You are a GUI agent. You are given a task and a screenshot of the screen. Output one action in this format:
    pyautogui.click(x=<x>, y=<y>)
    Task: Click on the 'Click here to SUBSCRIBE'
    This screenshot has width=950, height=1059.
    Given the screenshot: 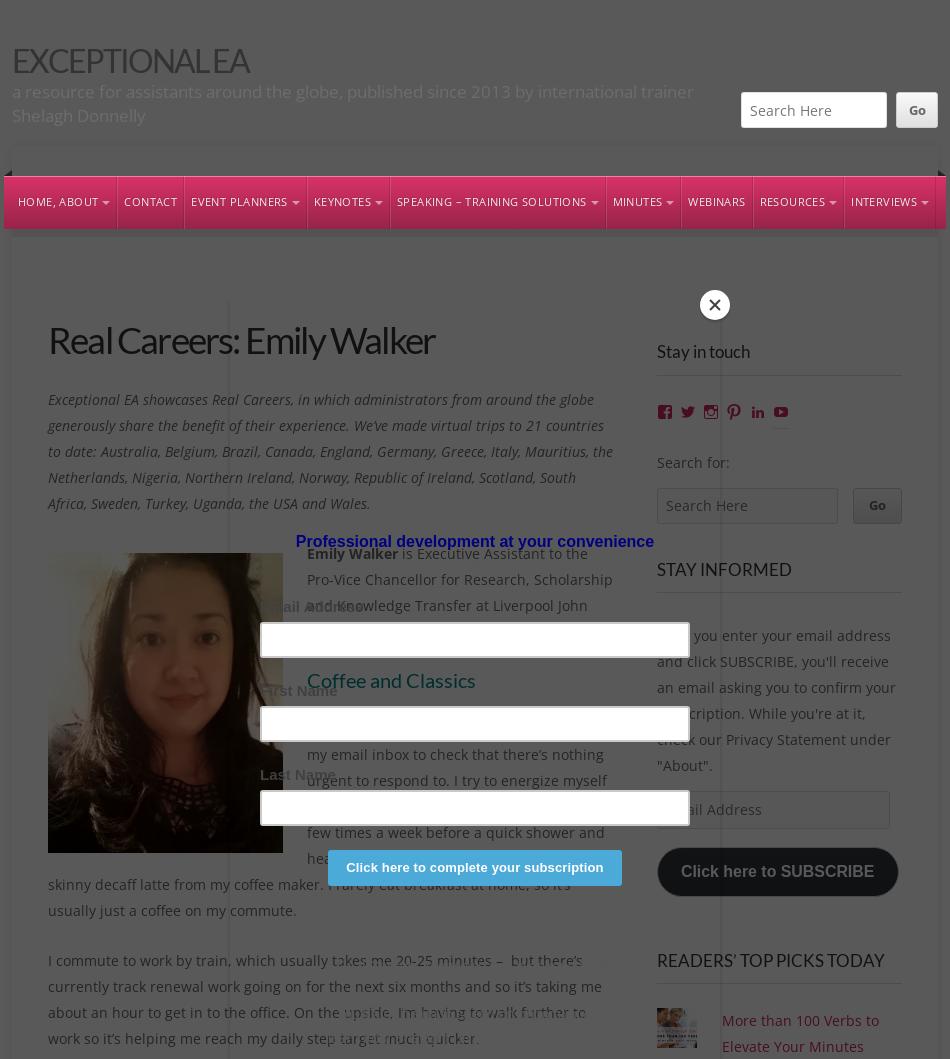 What is the action you would take?
    pyautogui.click(x=777, y=882)
    